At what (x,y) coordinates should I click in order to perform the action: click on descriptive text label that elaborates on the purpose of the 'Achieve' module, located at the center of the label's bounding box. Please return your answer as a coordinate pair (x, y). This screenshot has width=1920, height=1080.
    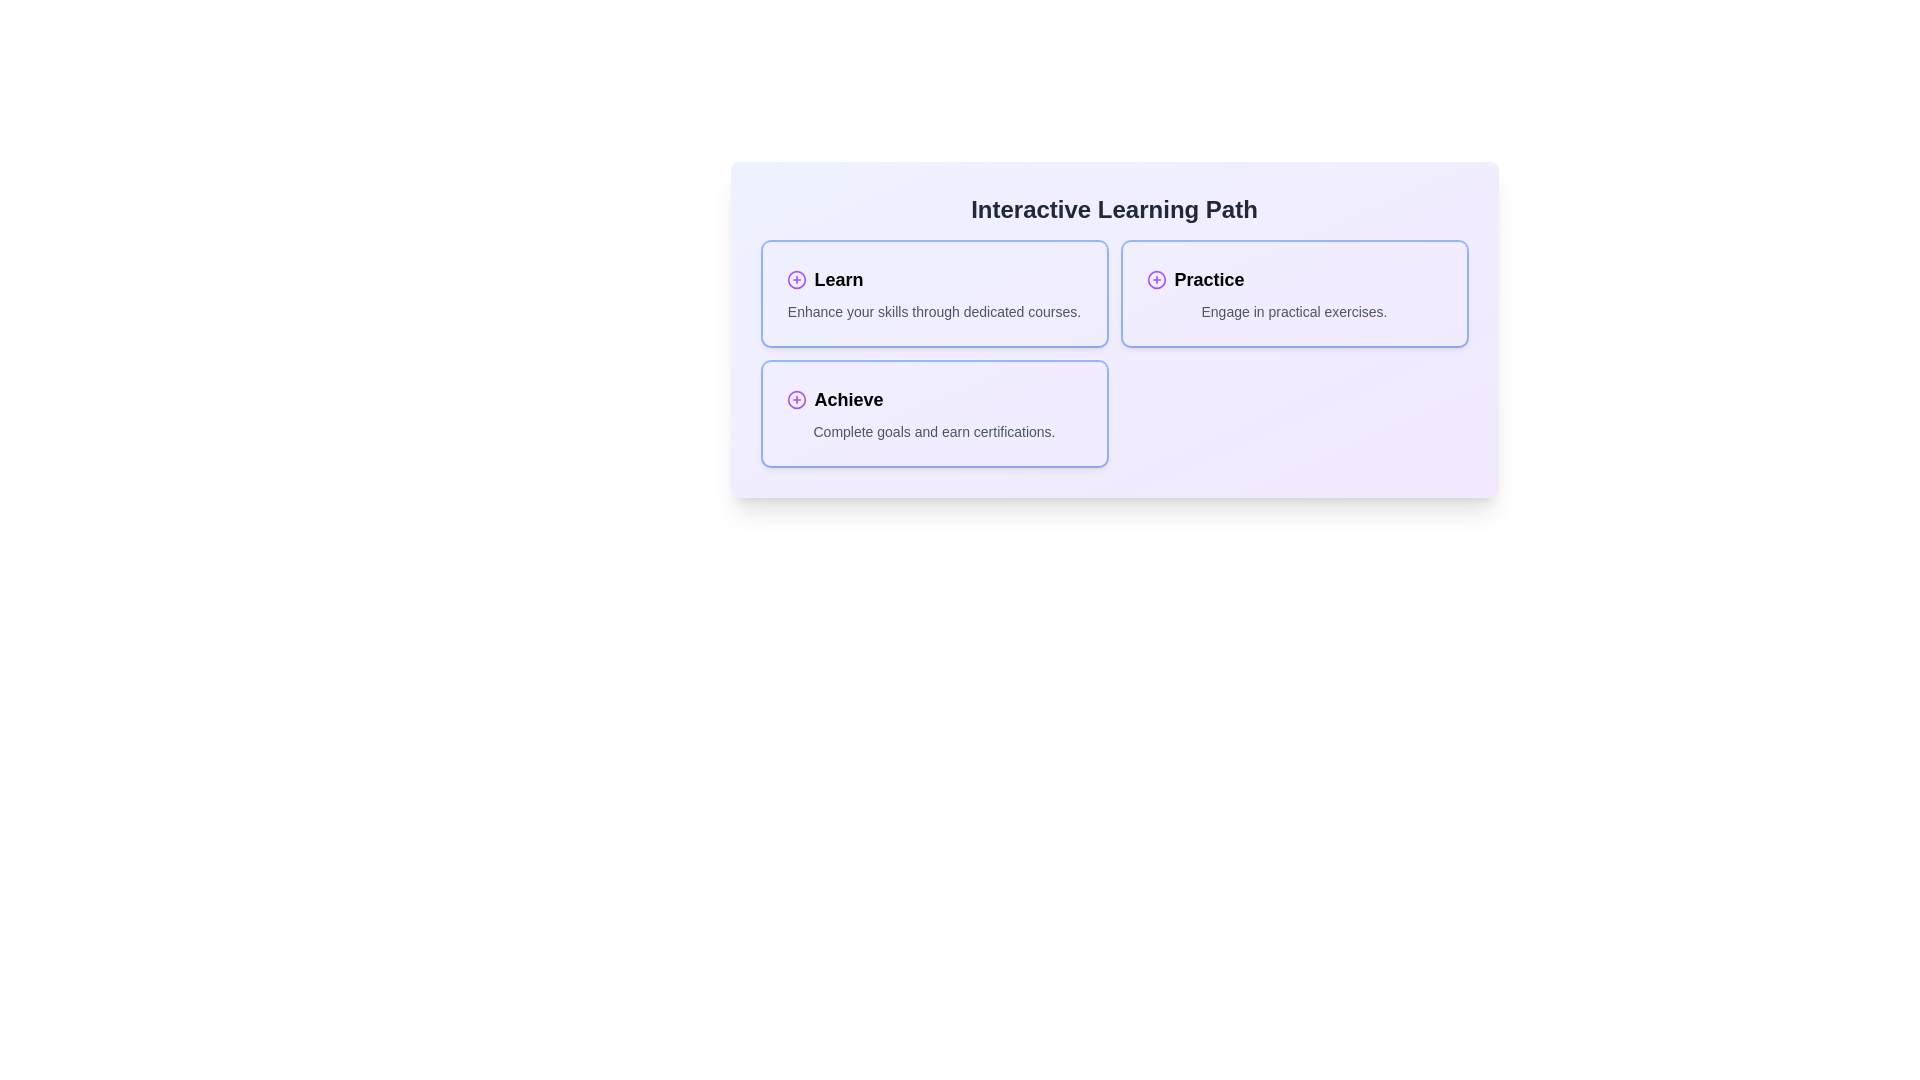
    Looking at the image, I should click on (933, 431).